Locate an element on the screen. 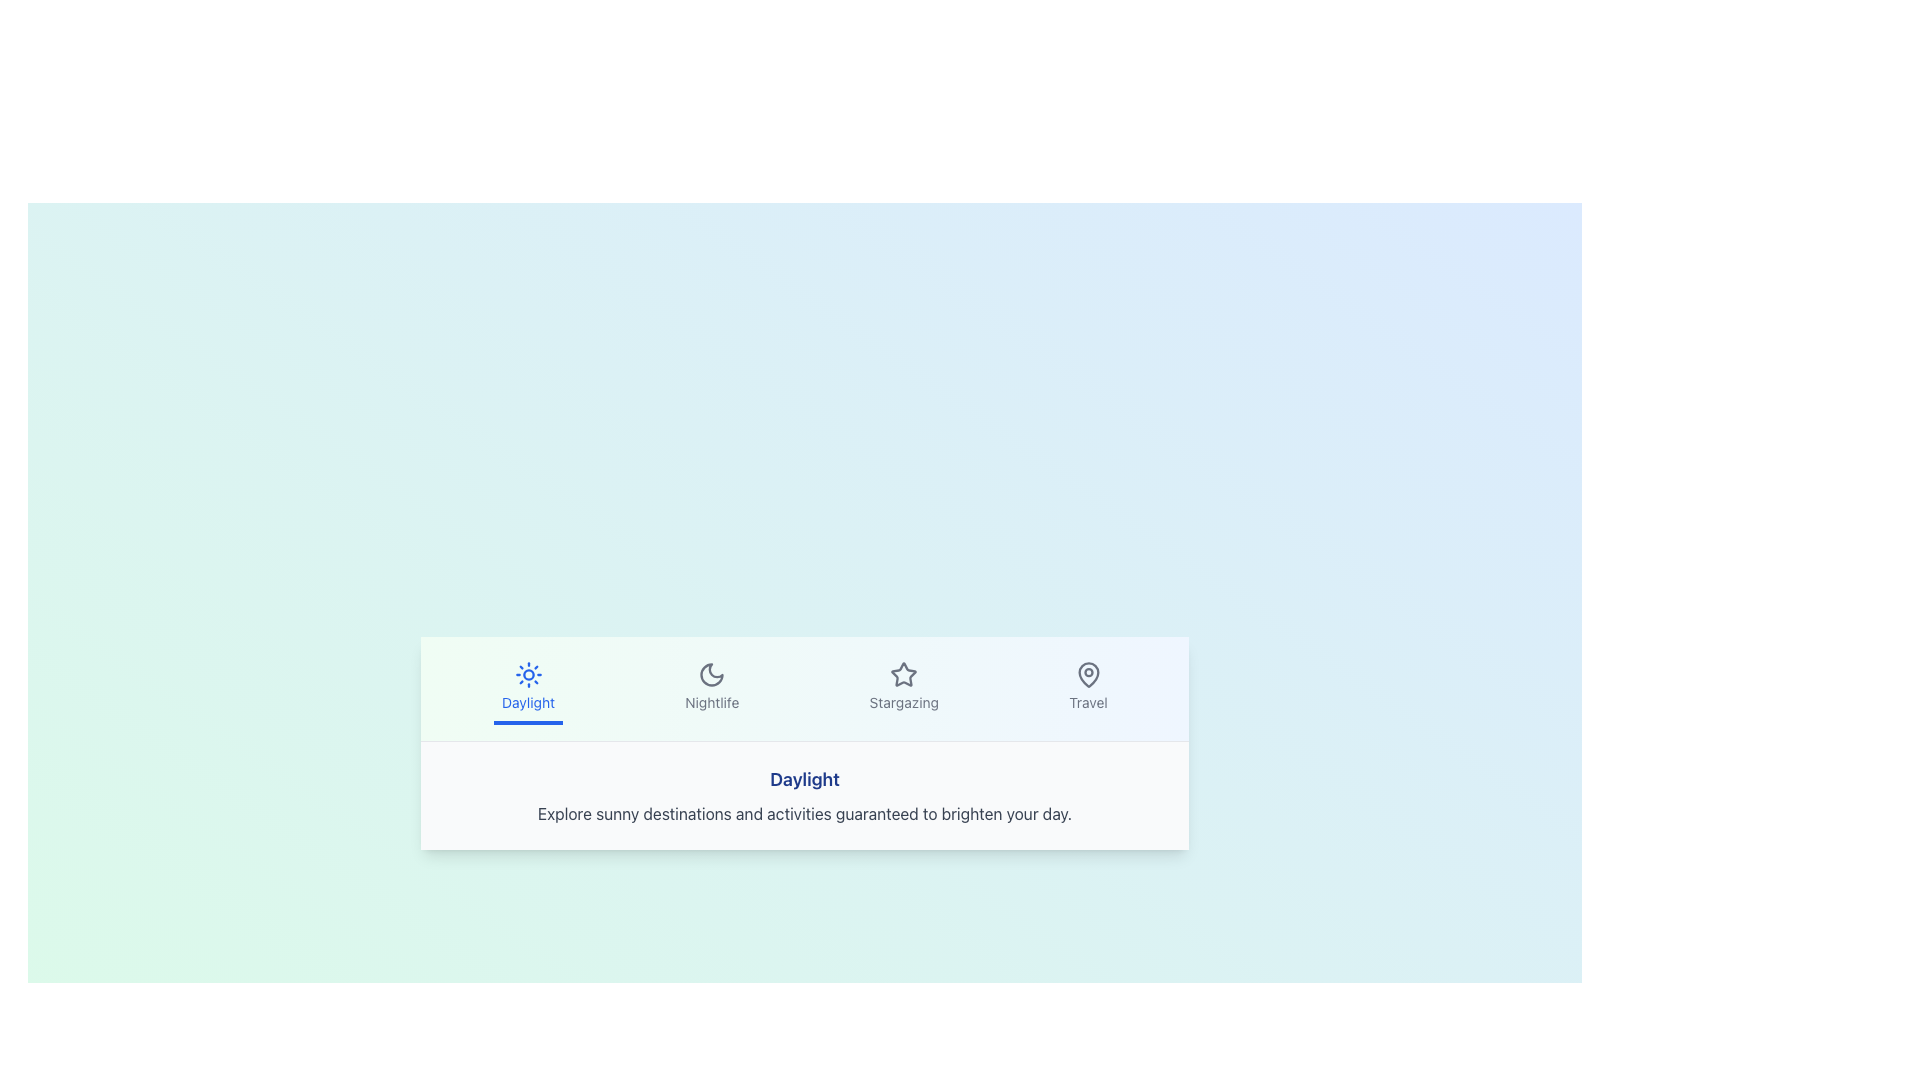 Image resolution: width=1920 pixels, height=1080 pixels. the 'Stargazing' button, which is a star-shaped icon followed by the label 'Stargazing' in a vertical layout, located in the horizontal menu bar as the third option from the left is located at coordinates (903, 687).